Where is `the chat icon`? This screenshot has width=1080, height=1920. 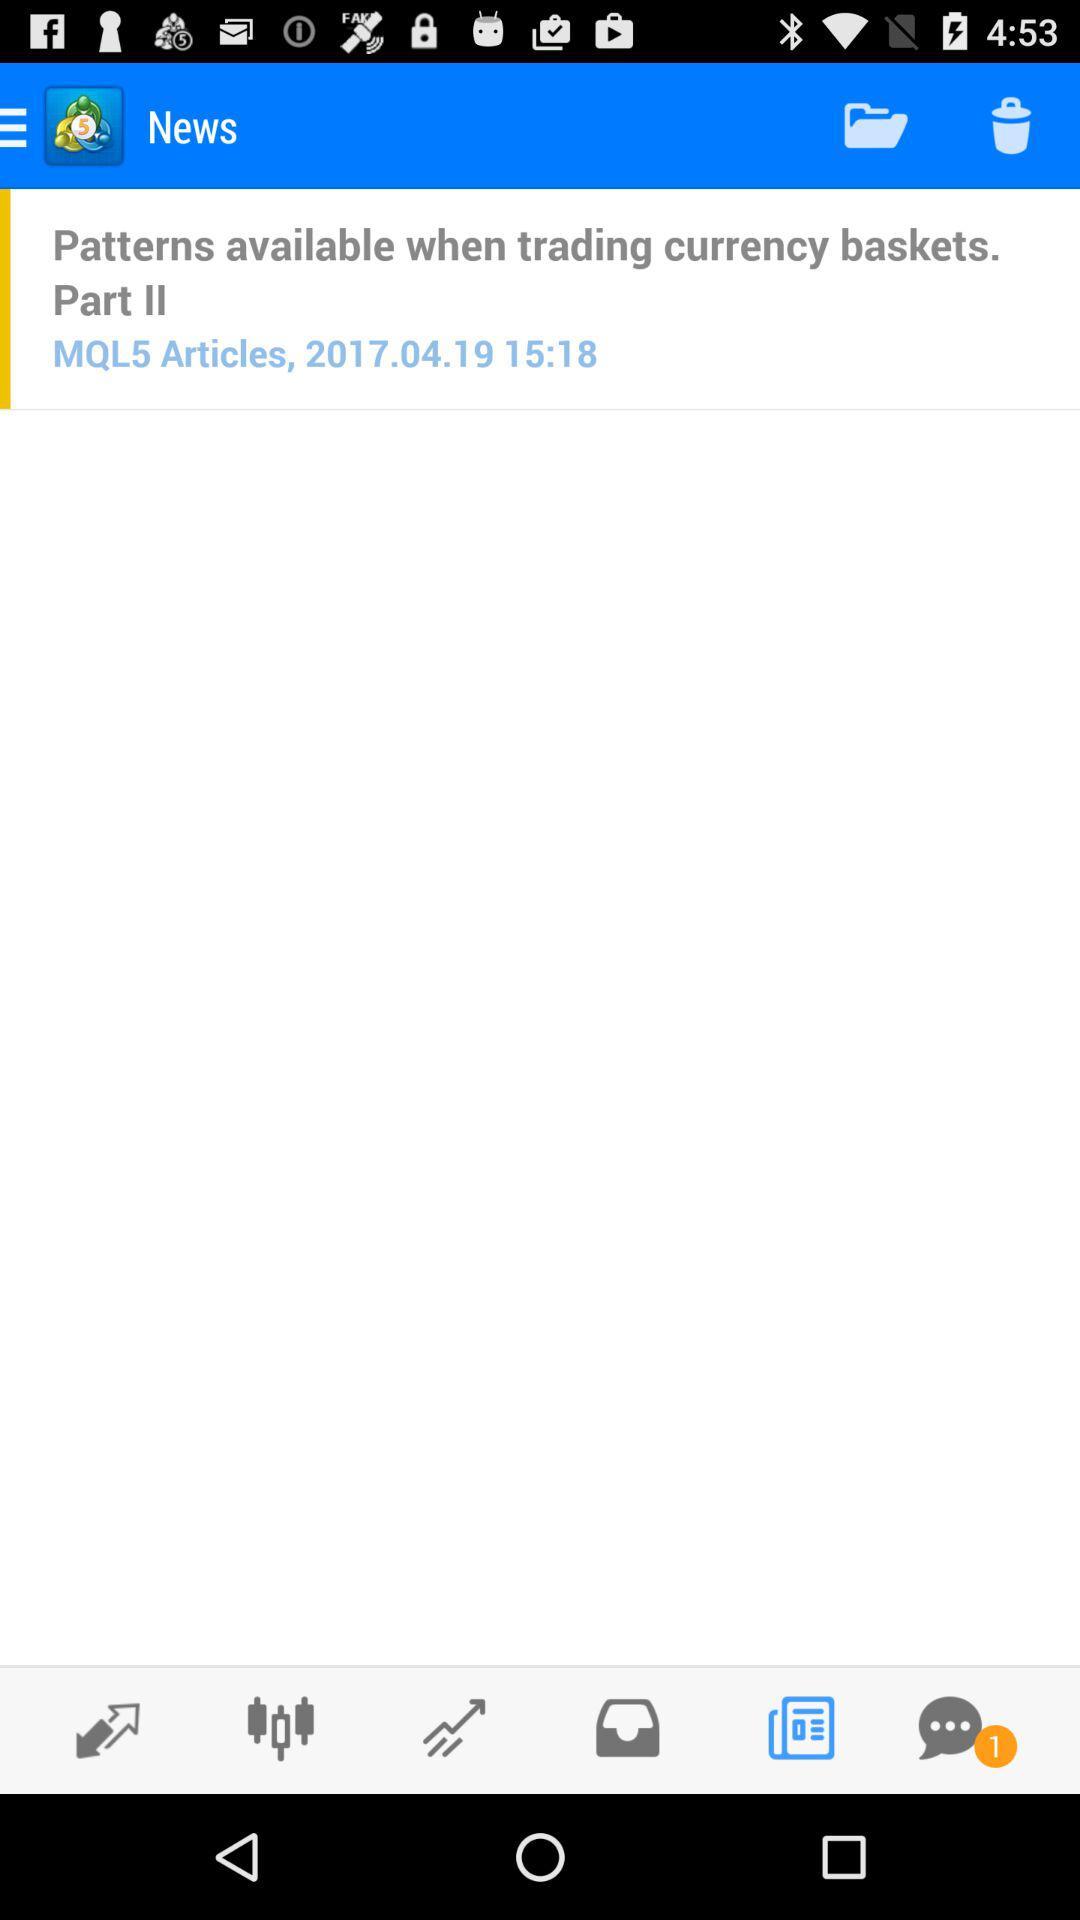 the chat icon is located at coordinates (949, 1848).